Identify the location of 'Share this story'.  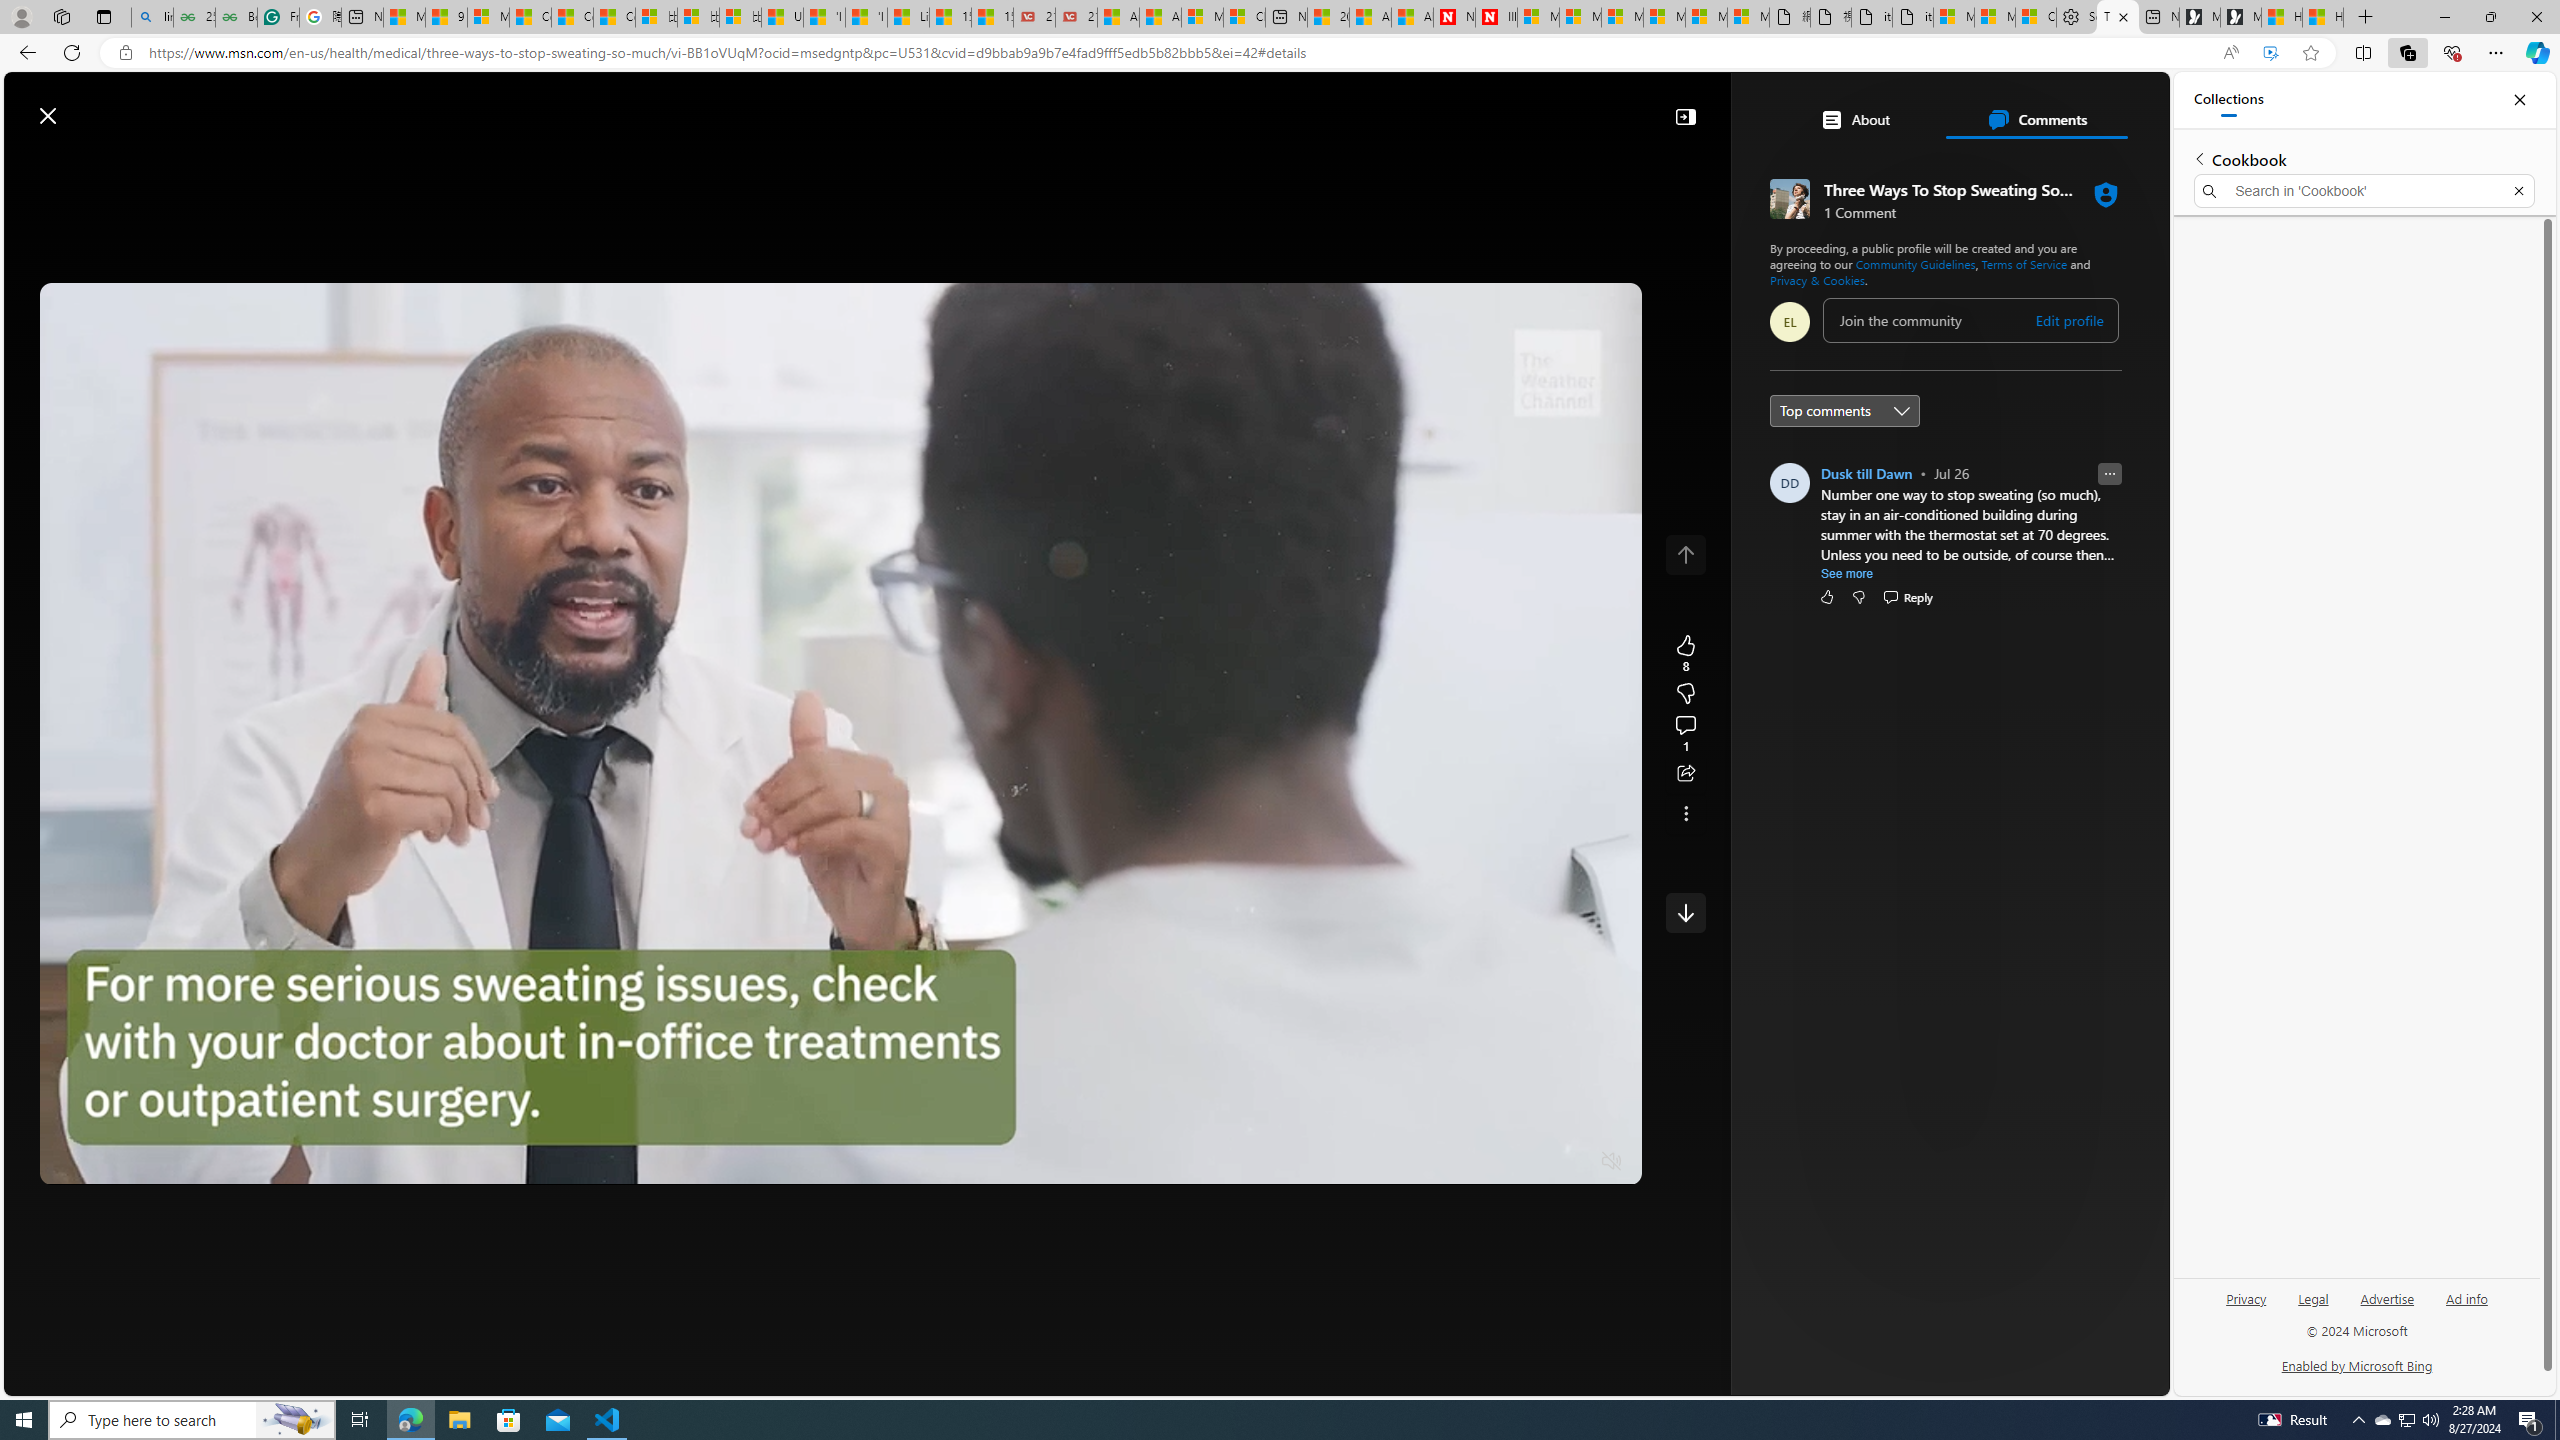
(1684, 773).